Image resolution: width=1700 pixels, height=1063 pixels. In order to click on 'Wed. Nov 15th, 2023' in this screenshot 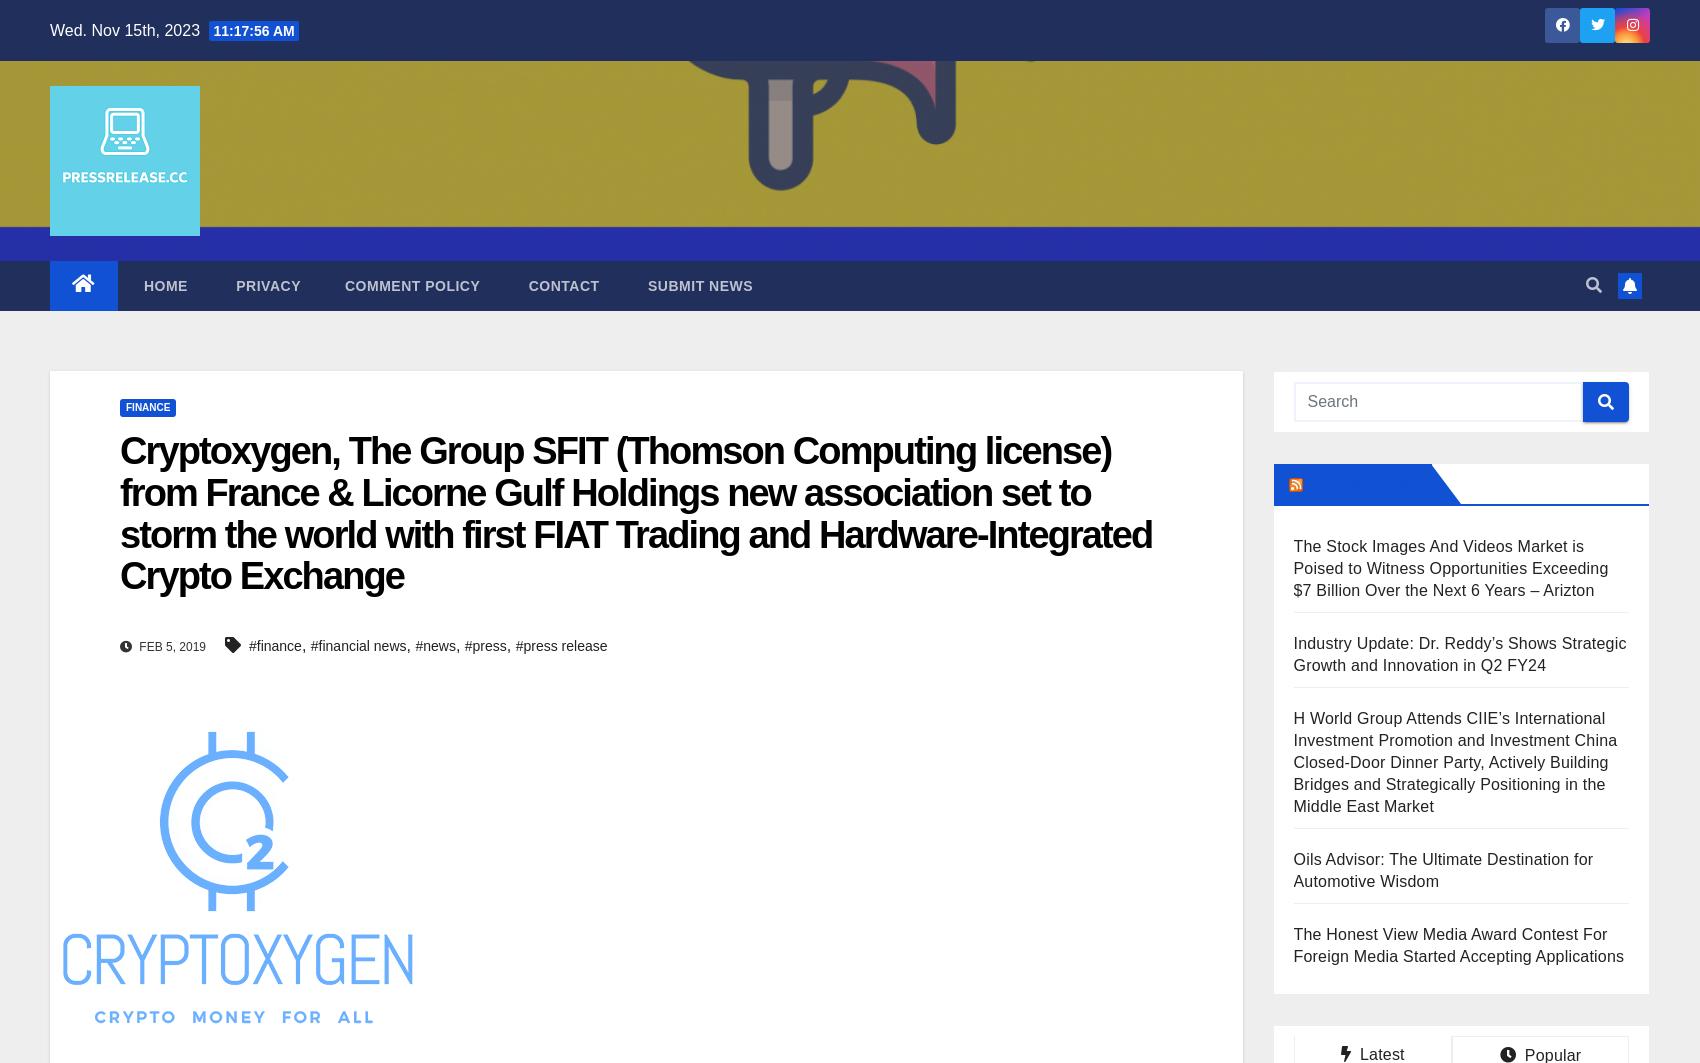, I will do `click(125, 29)`.